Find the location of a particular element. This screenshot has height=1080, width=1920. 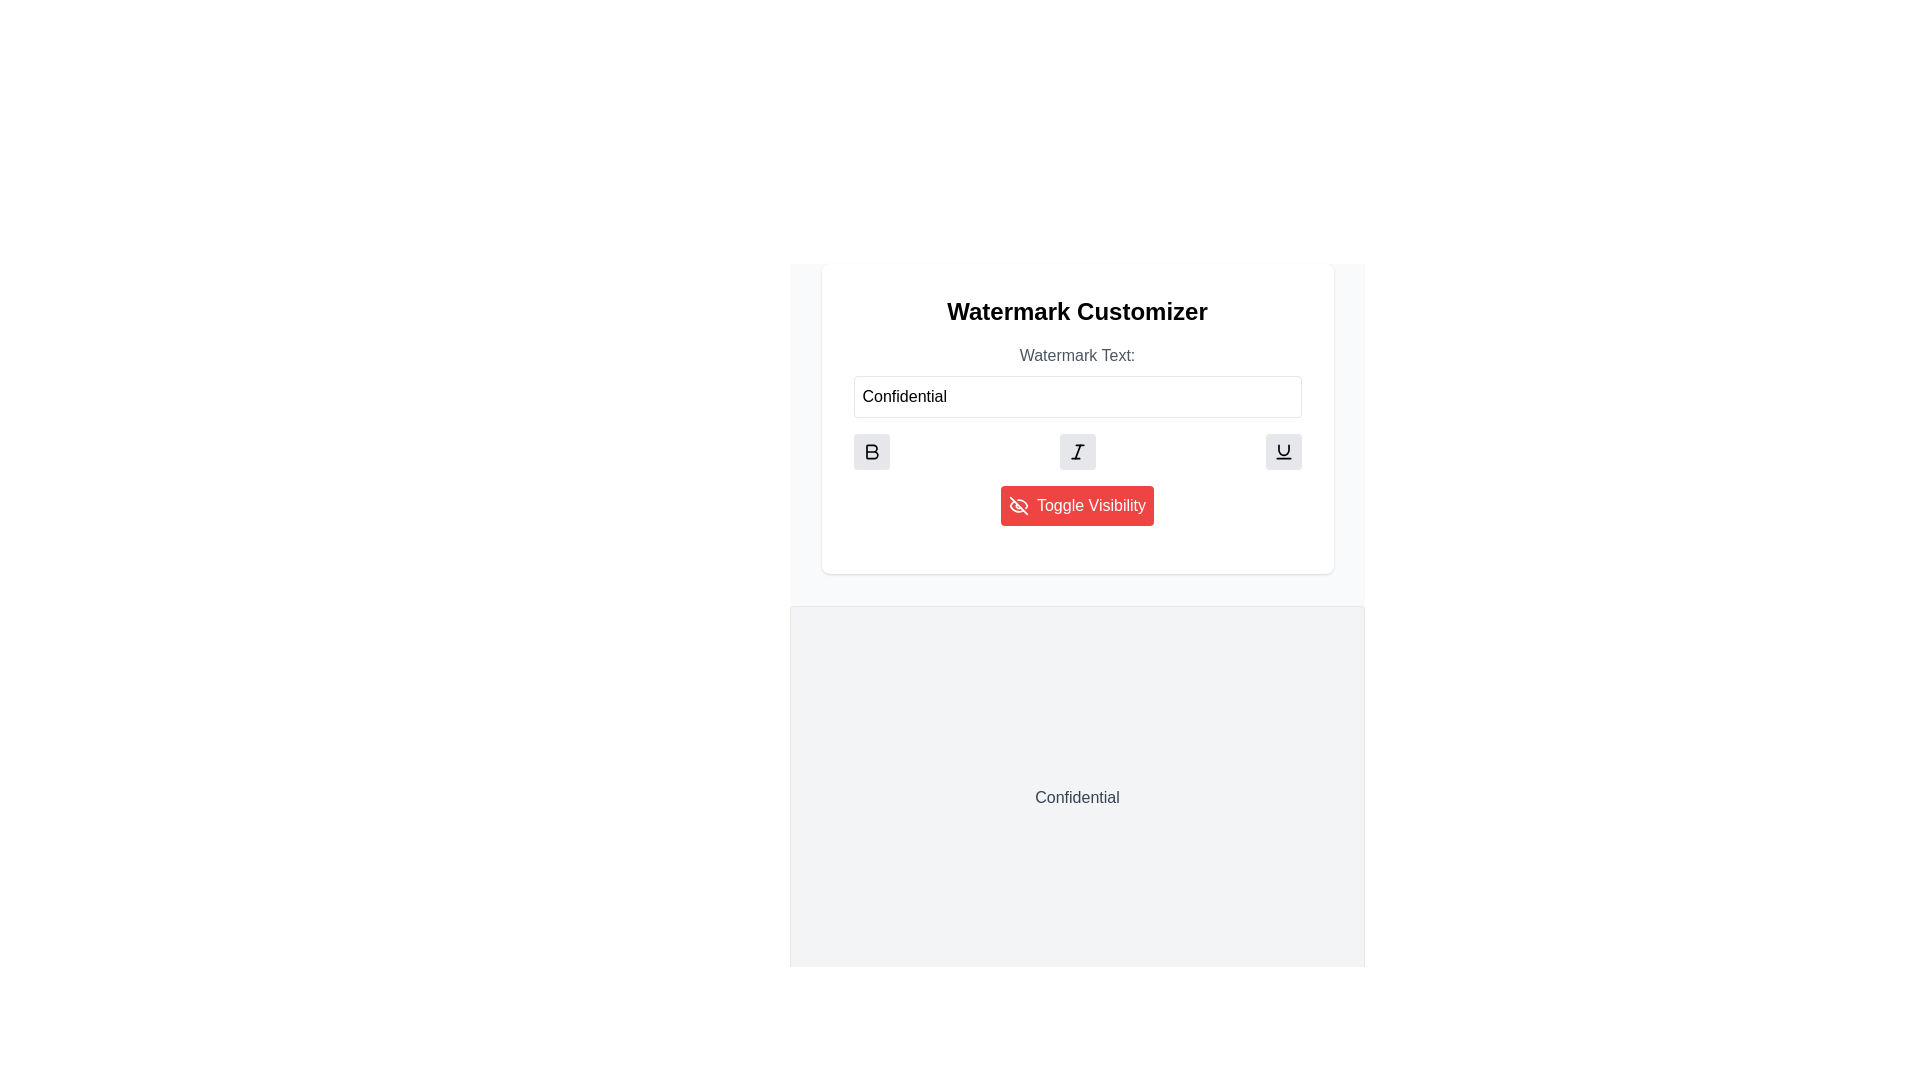

the button with a gray background and a bold 'B' icon is located at coordinates (871, 451).